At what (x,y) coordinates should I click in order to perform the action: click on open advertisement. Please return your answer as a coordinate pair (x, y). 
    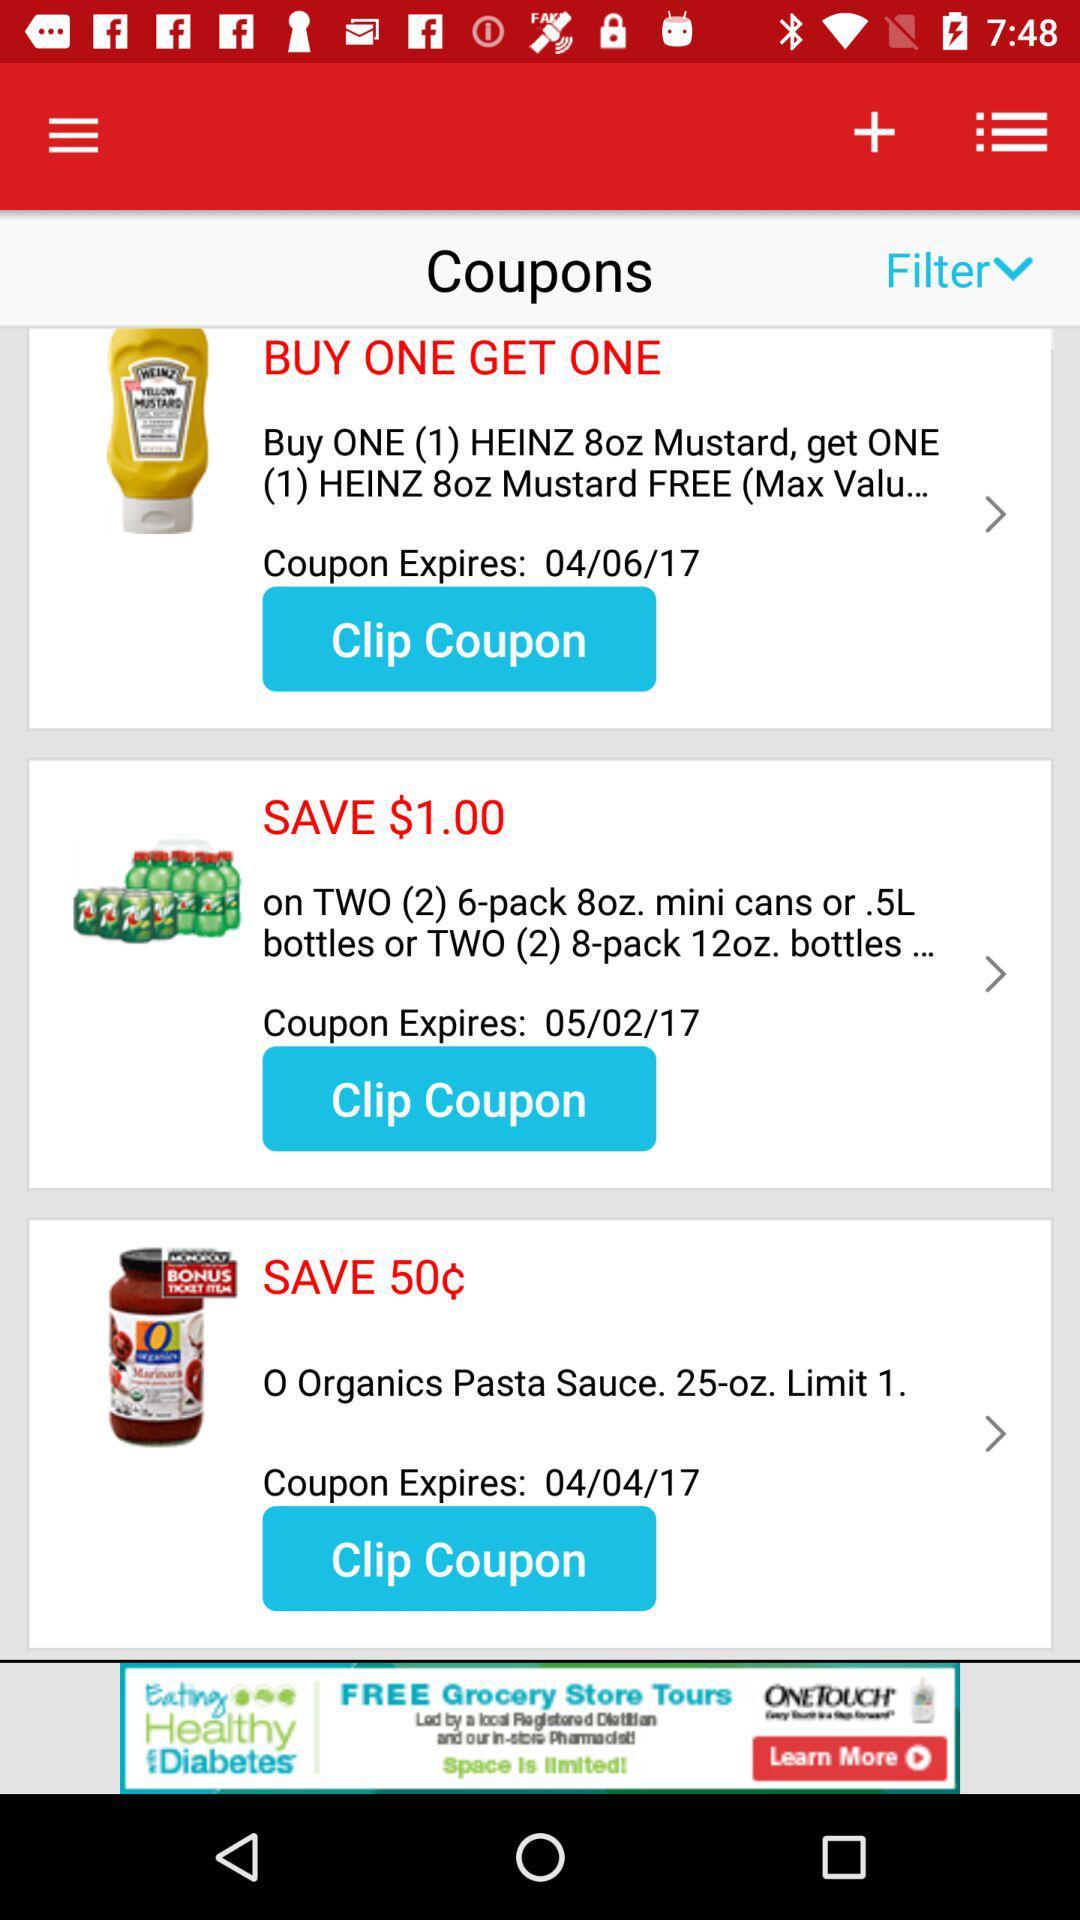
    Looking at the image, I should click on (540, 1727).